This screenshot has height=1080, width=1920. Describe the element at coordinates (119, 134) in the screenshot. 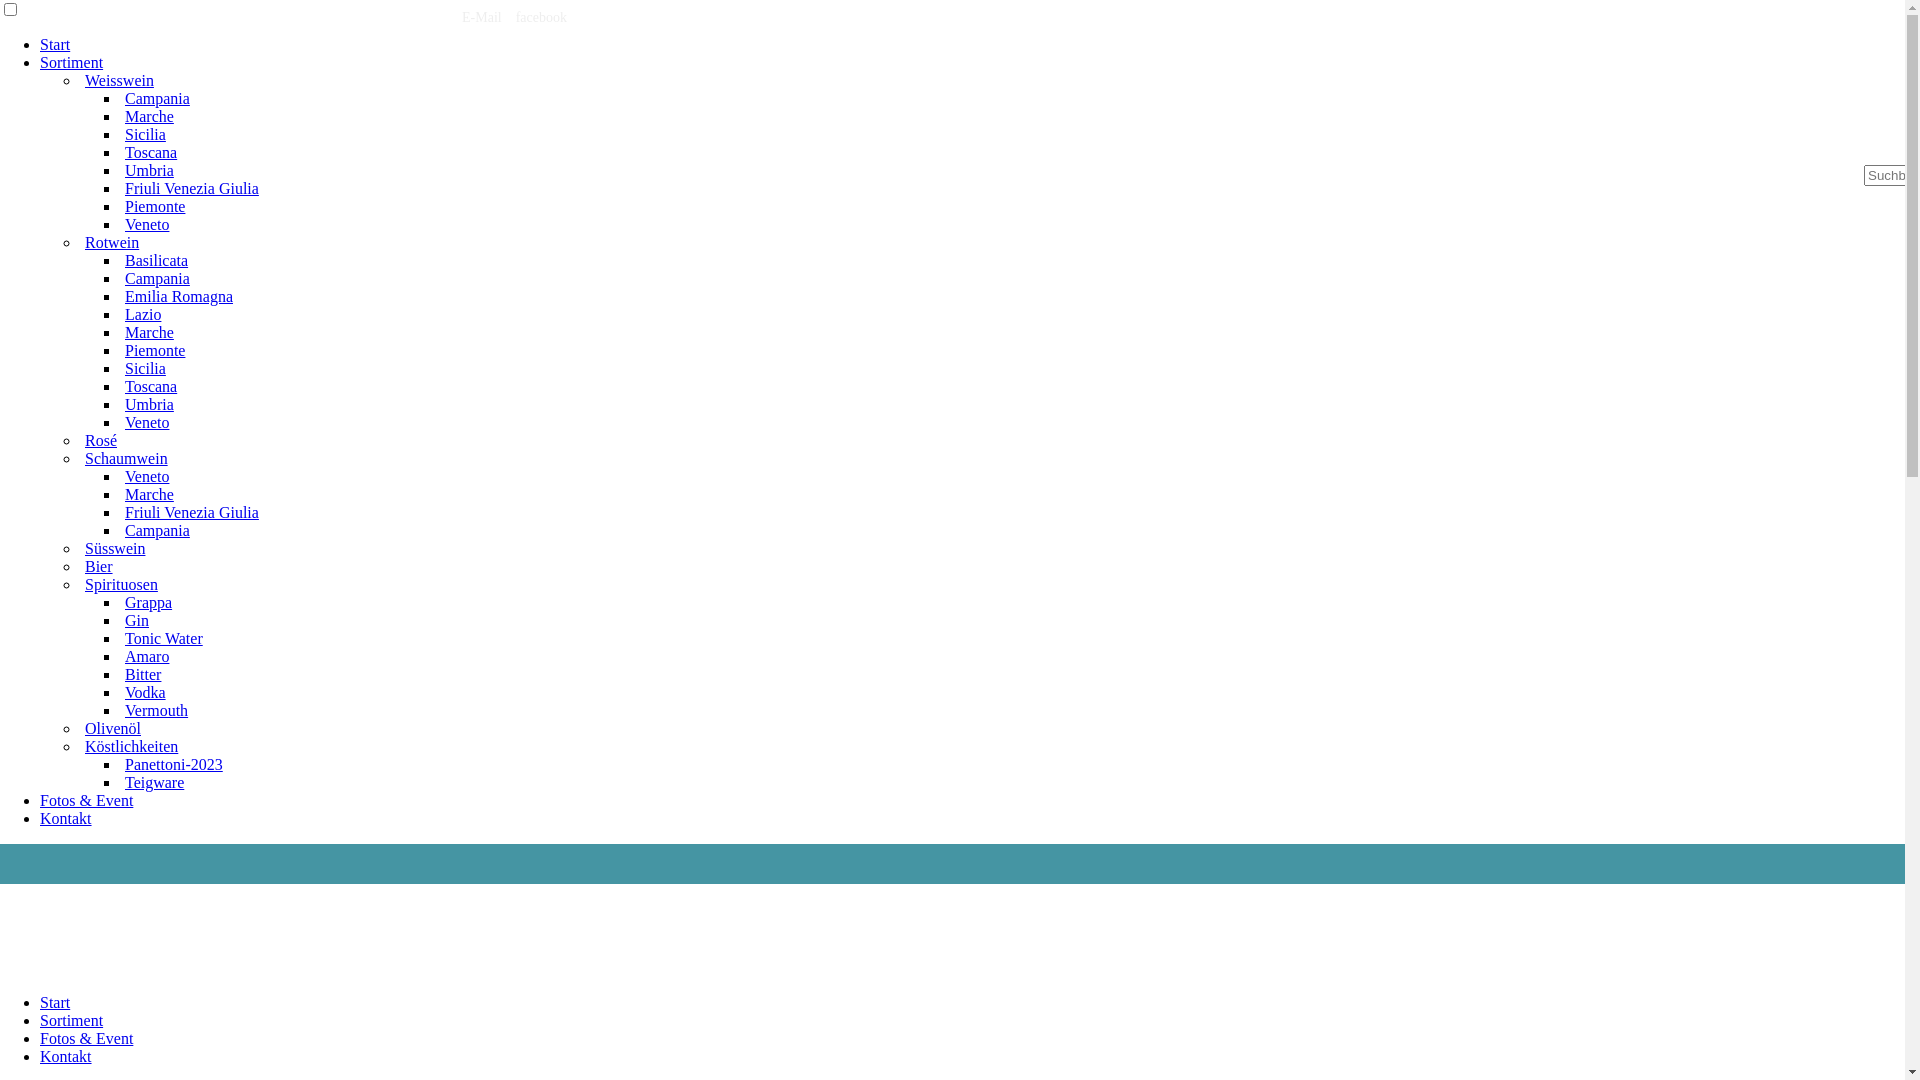

I see `'Sicilia'` at that location.